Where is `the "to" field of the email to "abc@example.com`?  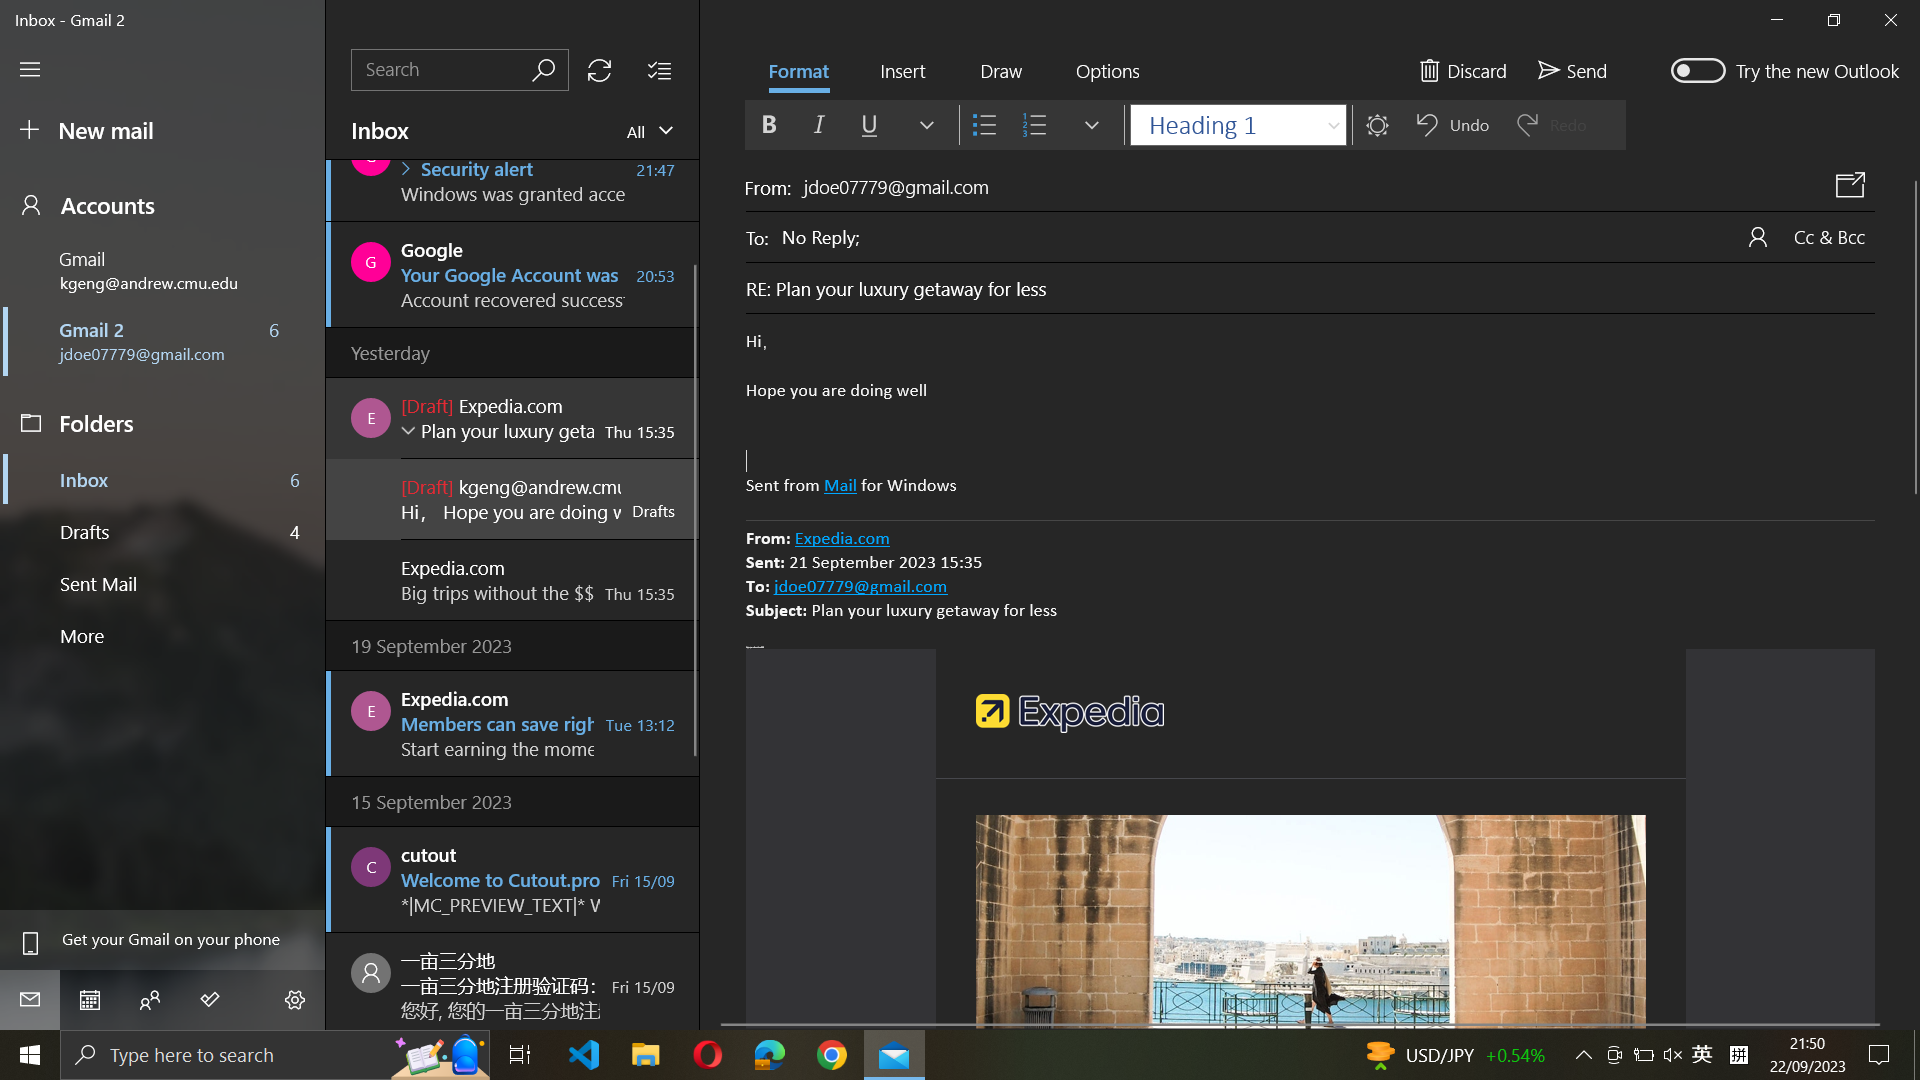
the "to" field of the email to "abc@example.com is located at coordinates (1328, 234).